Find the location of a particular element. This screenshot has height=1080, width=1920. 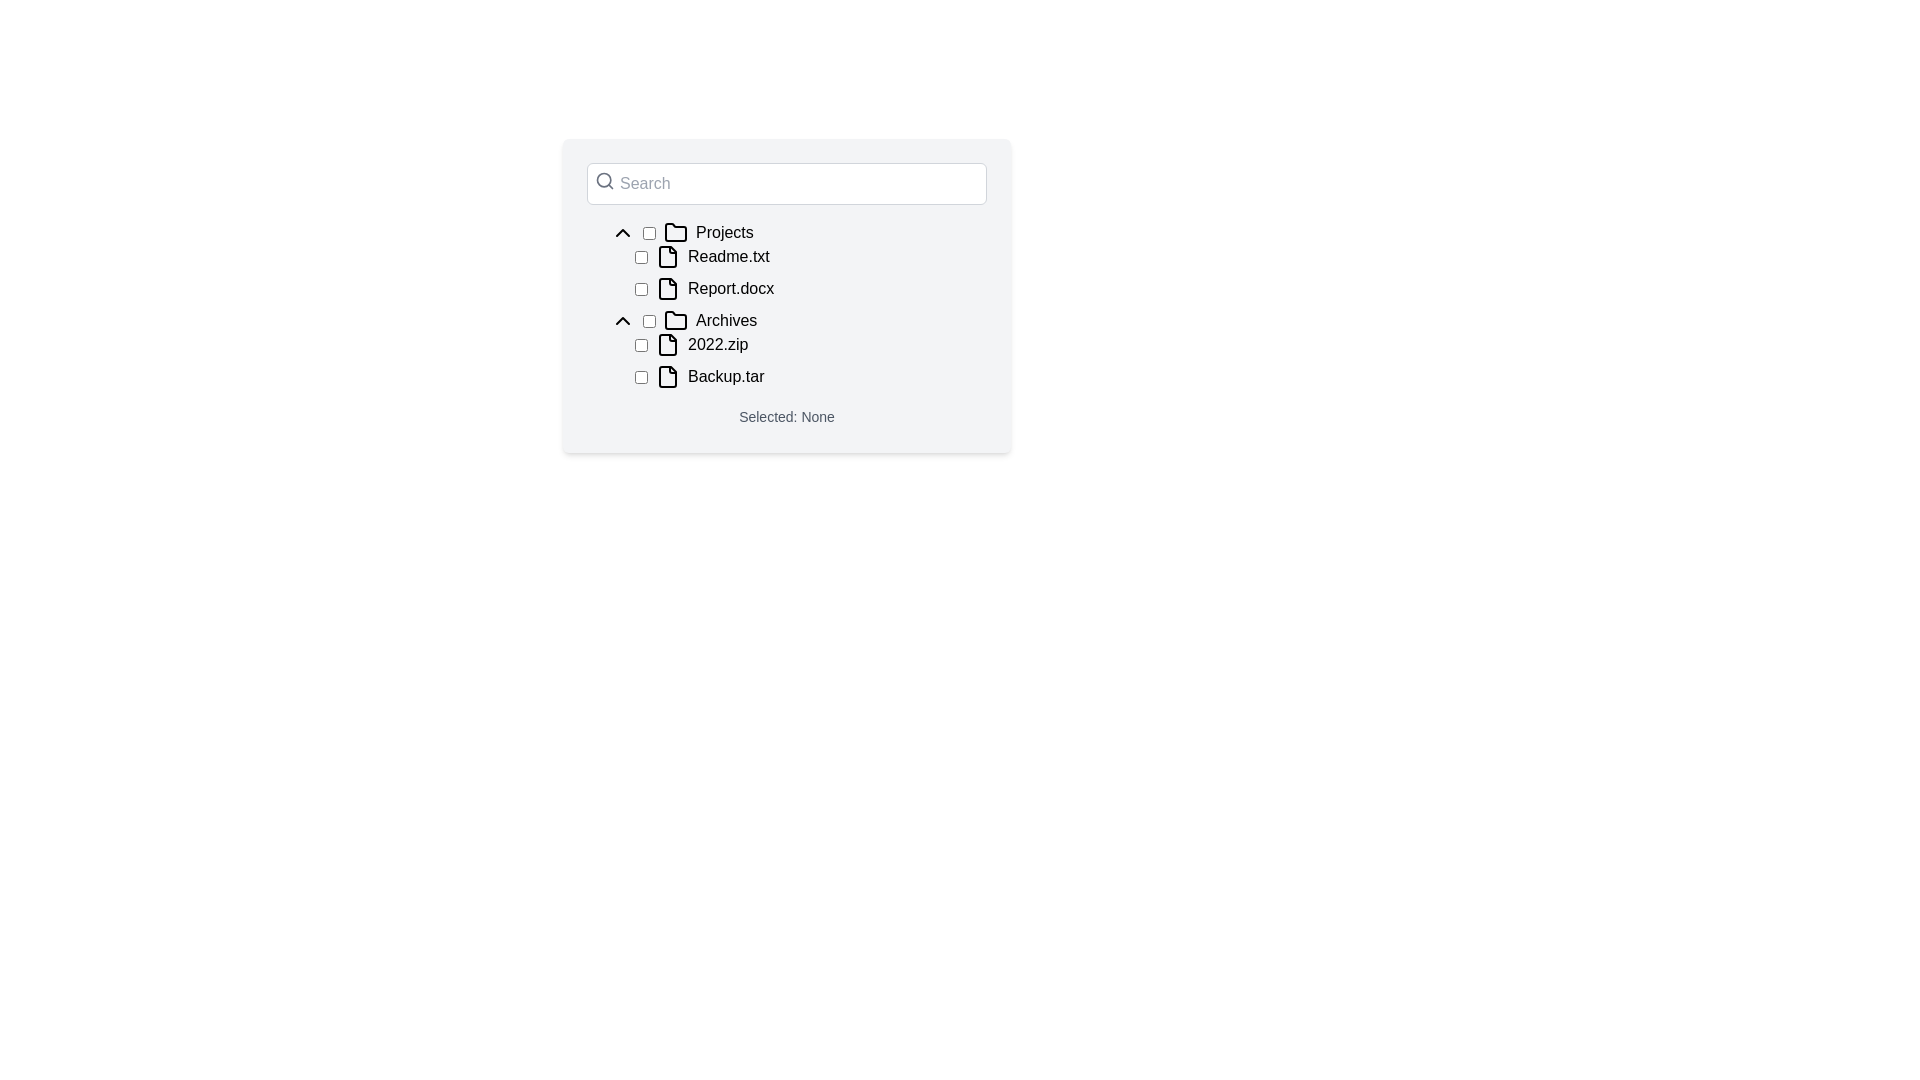

the checkbox for 'Backup.tar' in the 'Archives' folder list using tab key navigation is located at coordinates (641, 377).